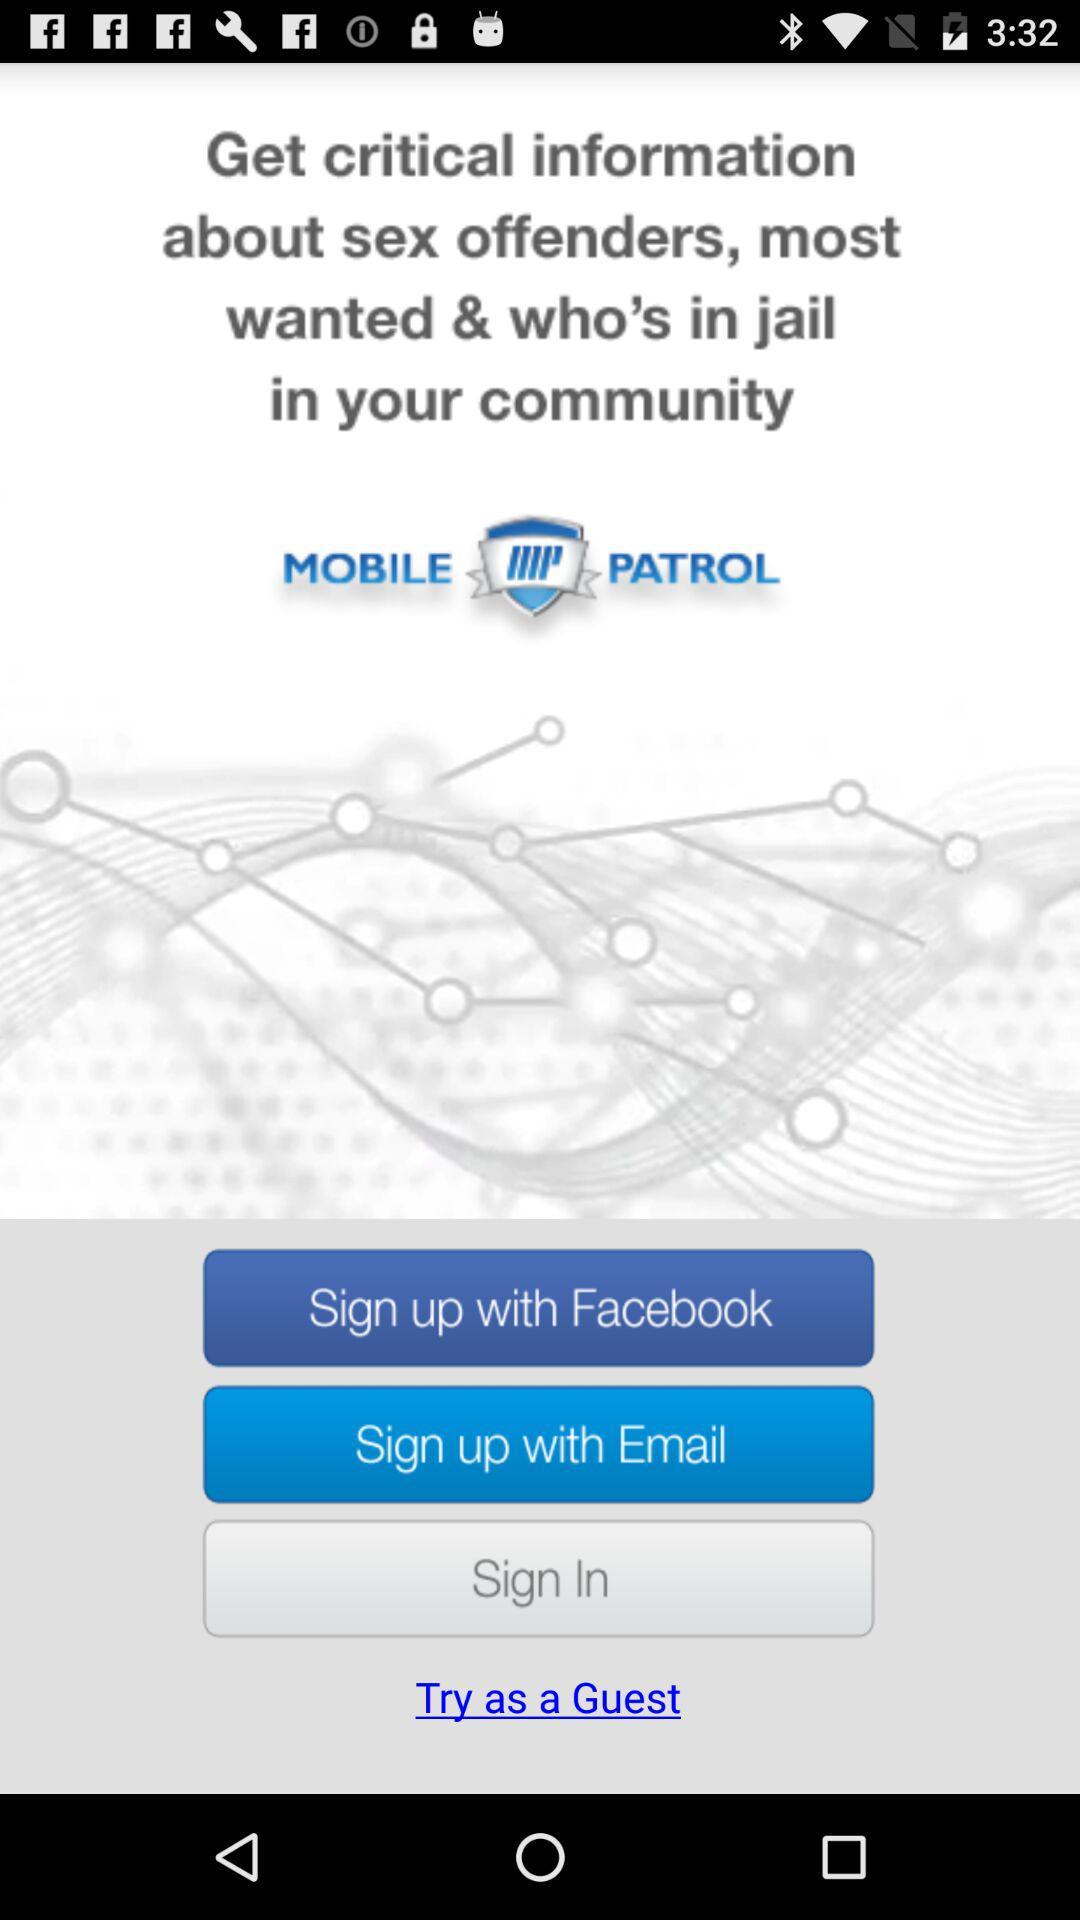  Describe the element at coordinates (548, 1724) in the screenshot. I see `the try as a item` at that location.